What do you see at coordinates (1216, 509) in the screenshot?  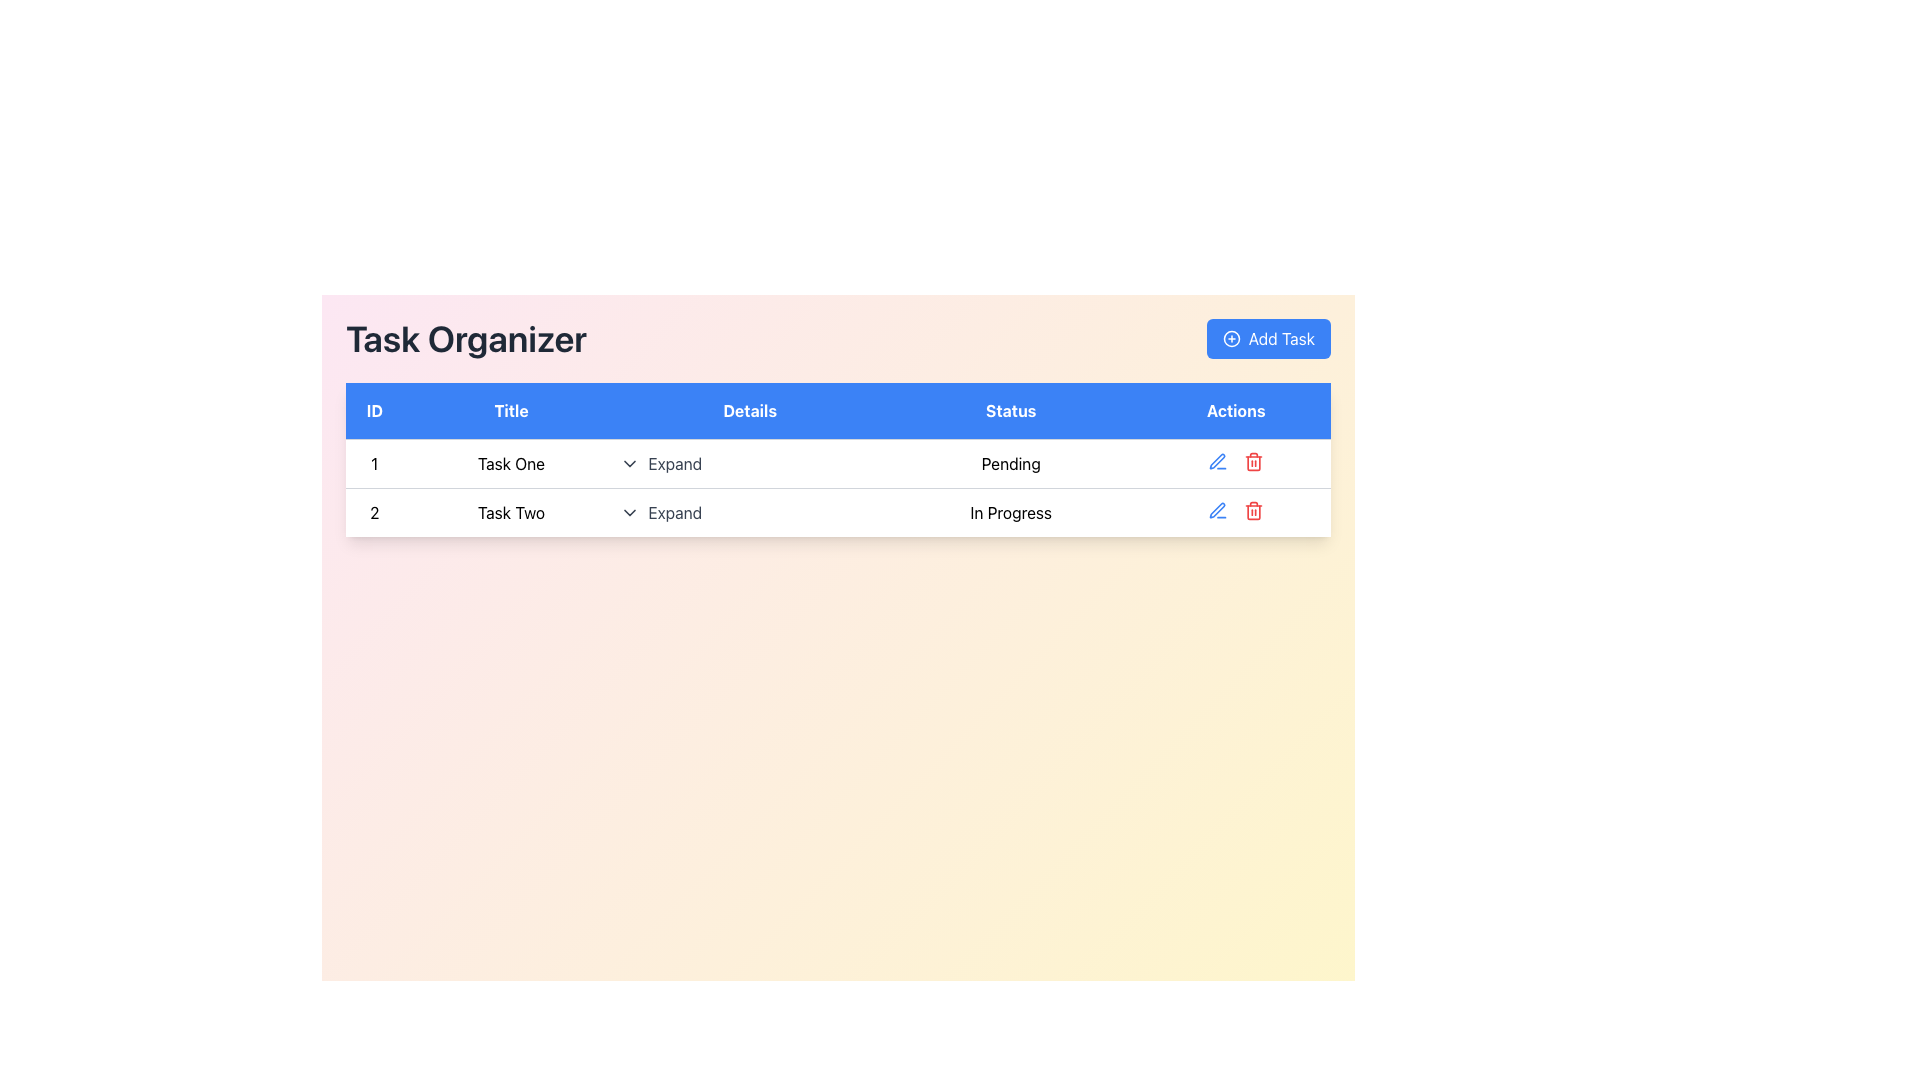 I see `the edit icon located in the 'Actions' column of the second row of the table to modify the corresponding row's content` at bounding box center [1216, 509].